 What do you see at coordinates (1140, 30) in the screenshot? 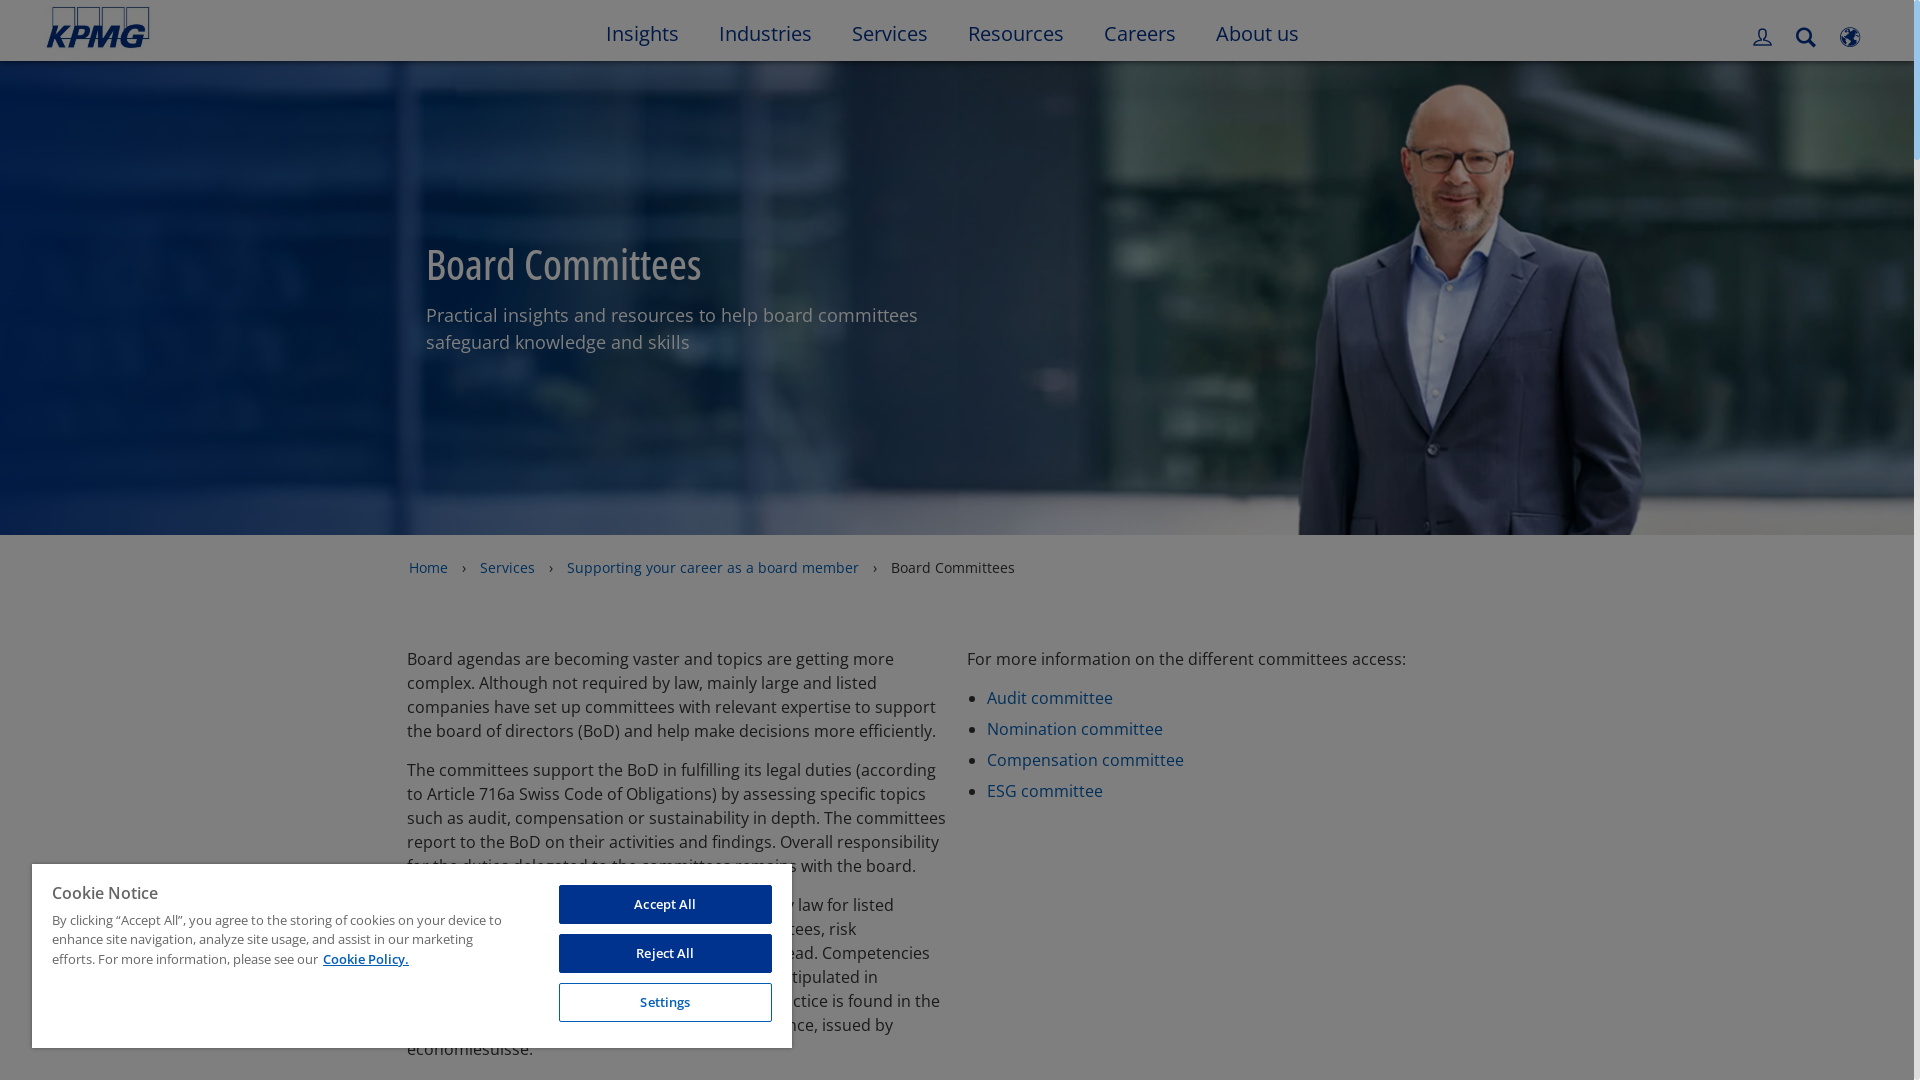
I see `'Careers'` at bounding box center [1140, 30].